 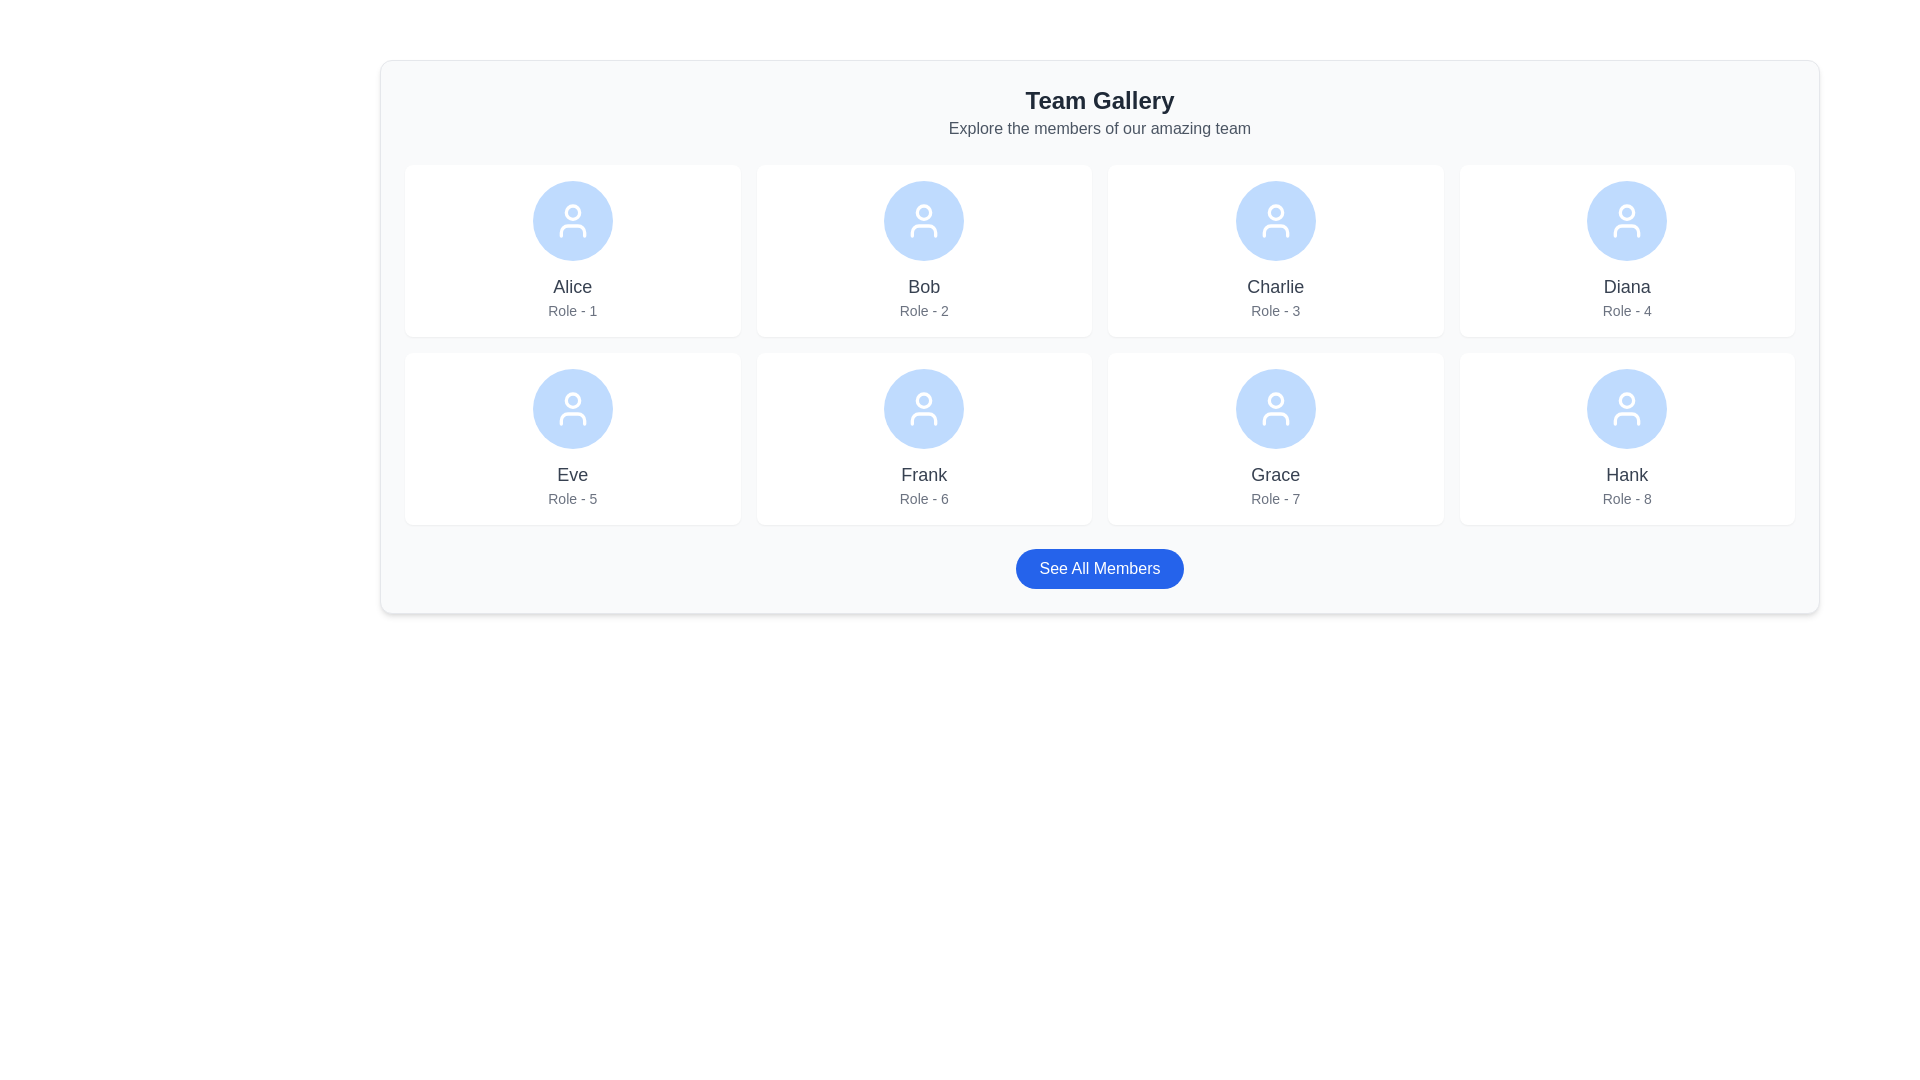 What do you see at coordinates (1627, 407) in the screenshot?
I see `the Profile icon located at the lower-right corner of the card labeled 'Hank Role - 8' for user identification` at bounding box center [1627, 407].